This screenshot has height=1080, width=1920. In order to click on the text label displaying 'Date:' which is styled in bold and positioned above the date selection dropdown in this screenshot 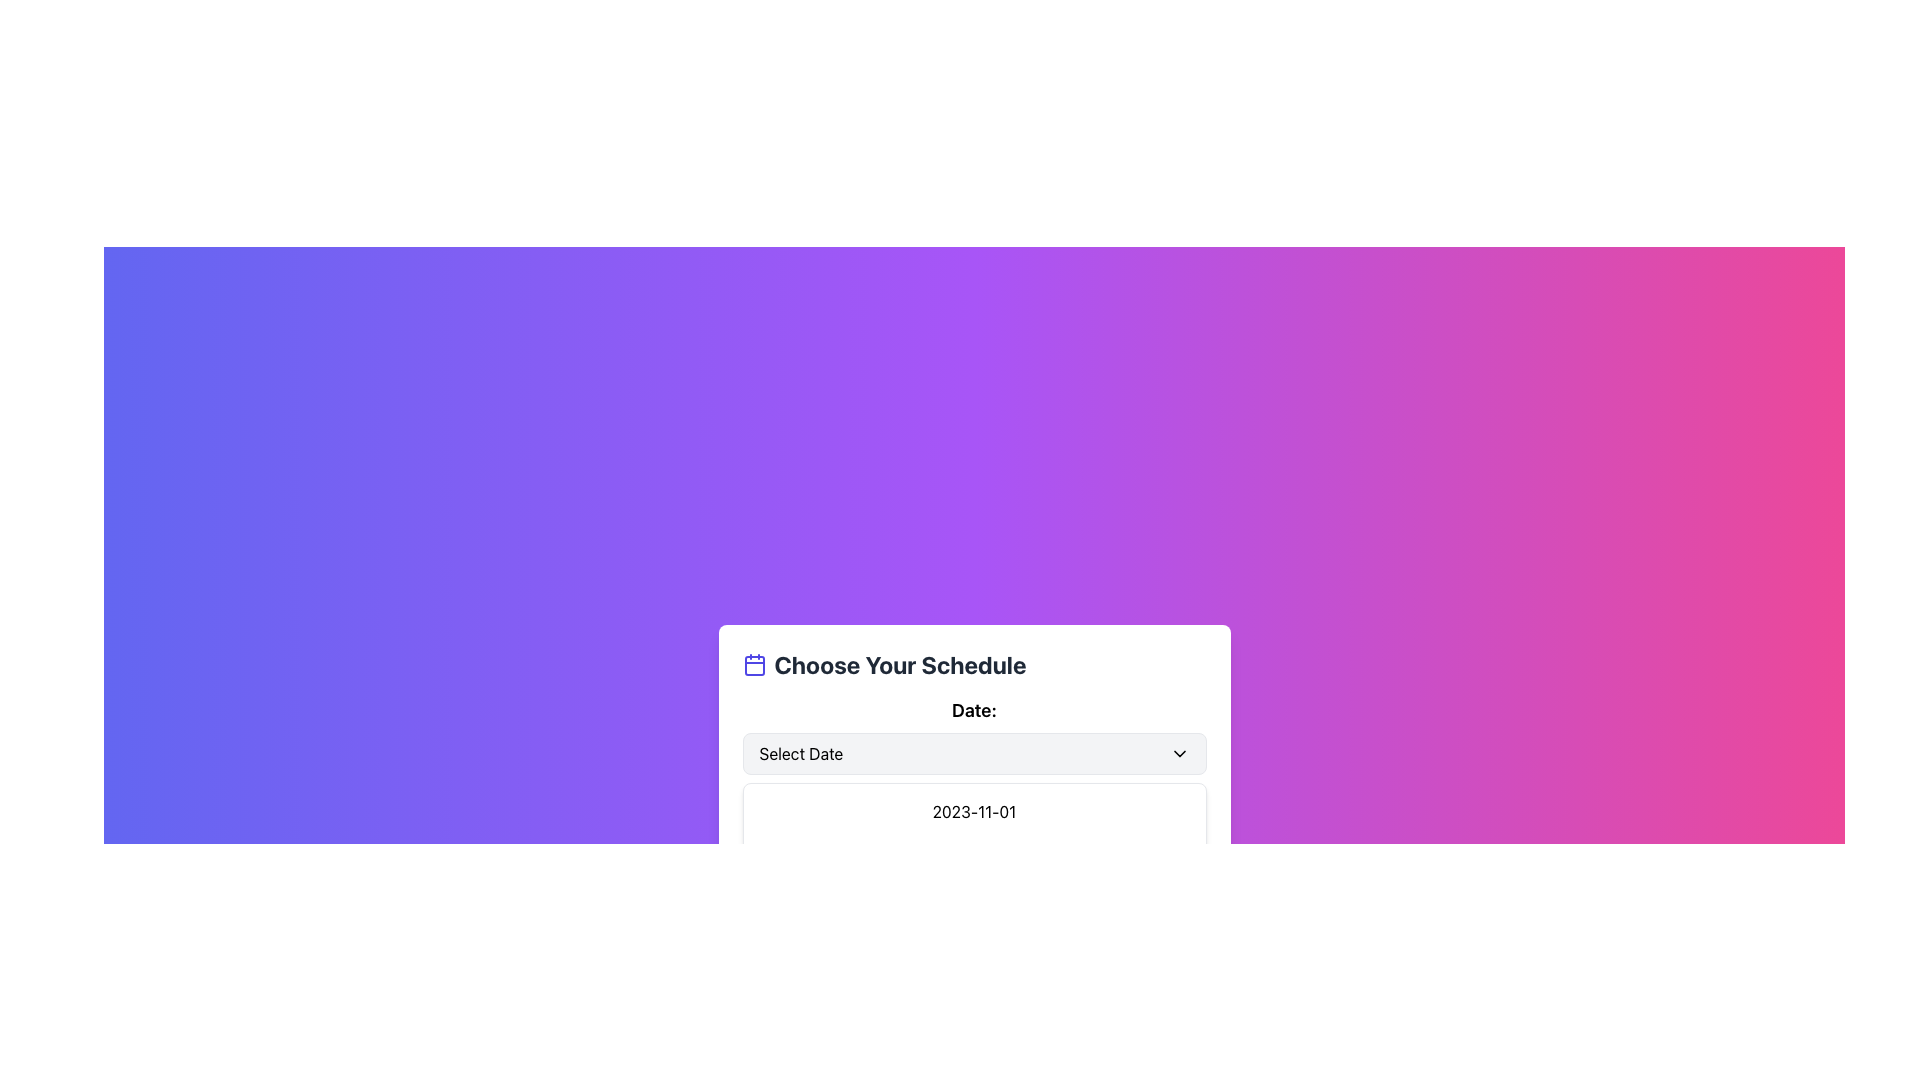, I will do `click(974, 709)`.